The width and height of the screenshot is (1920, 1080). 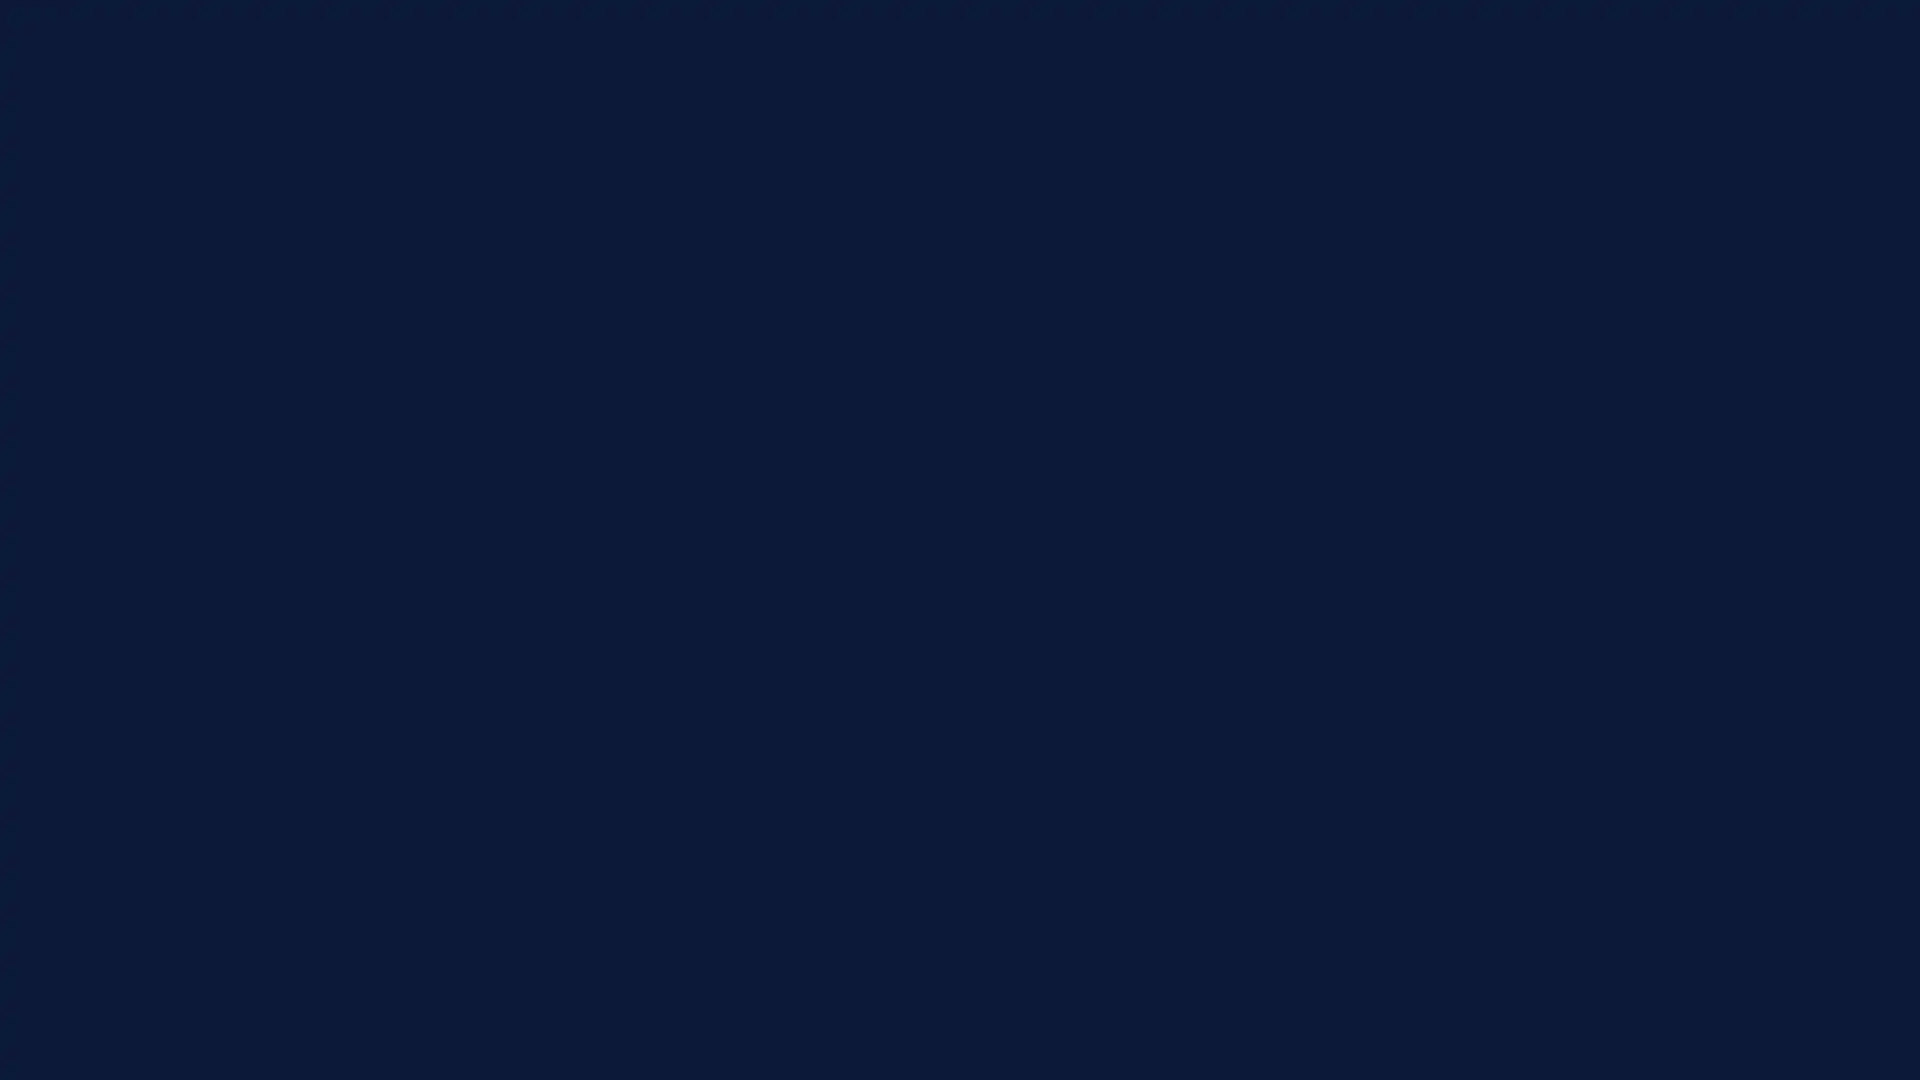 I want to click on Close, so click(x=1526, y=389).